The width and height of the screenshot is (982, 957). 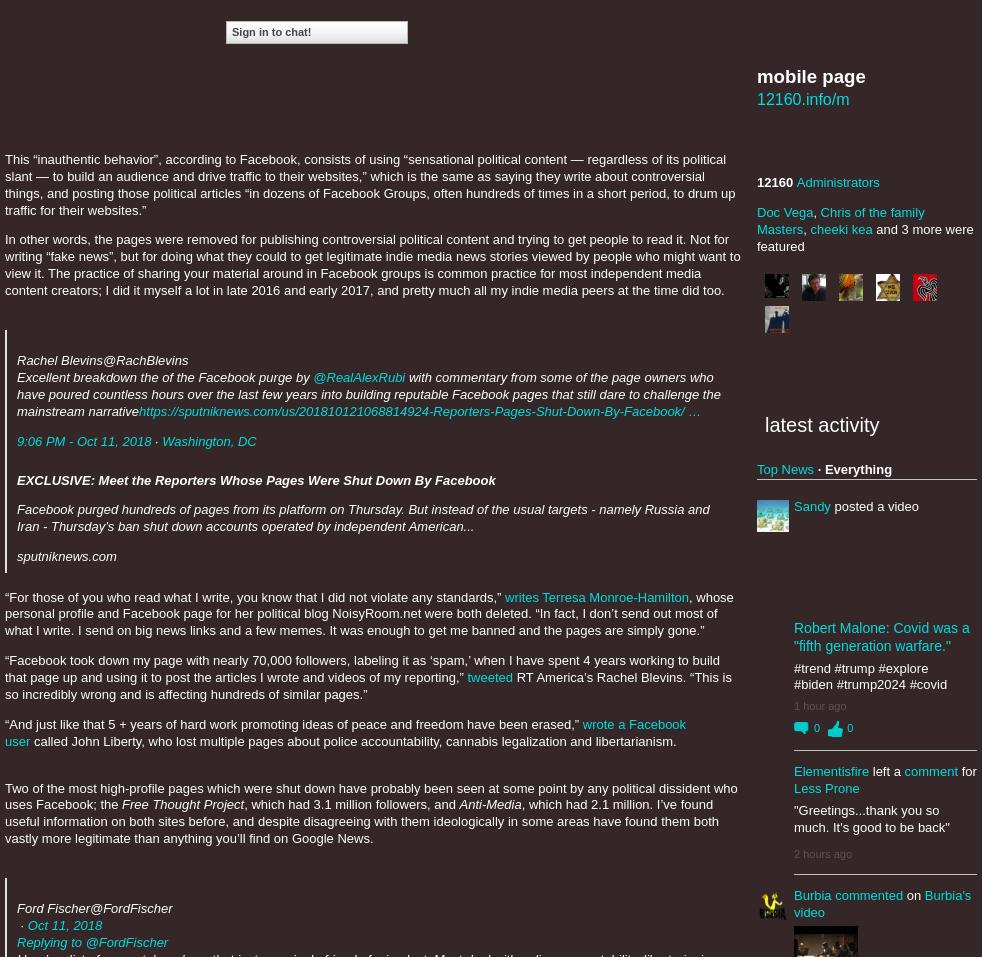 I want to click on 'Anti-Media', so click(x=490, y=803).